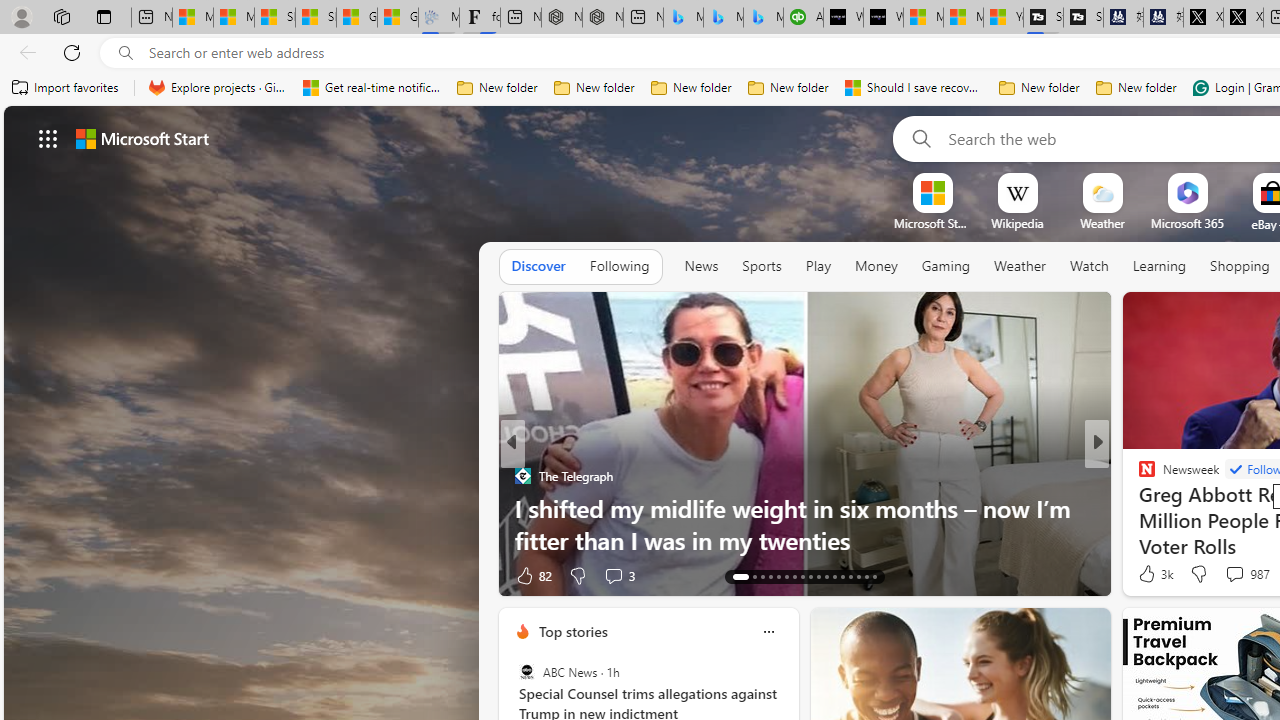 The height and width of the screenshot is (720, 1280). I want to click on 'View comments 2 Comment', so click(1228, 575).